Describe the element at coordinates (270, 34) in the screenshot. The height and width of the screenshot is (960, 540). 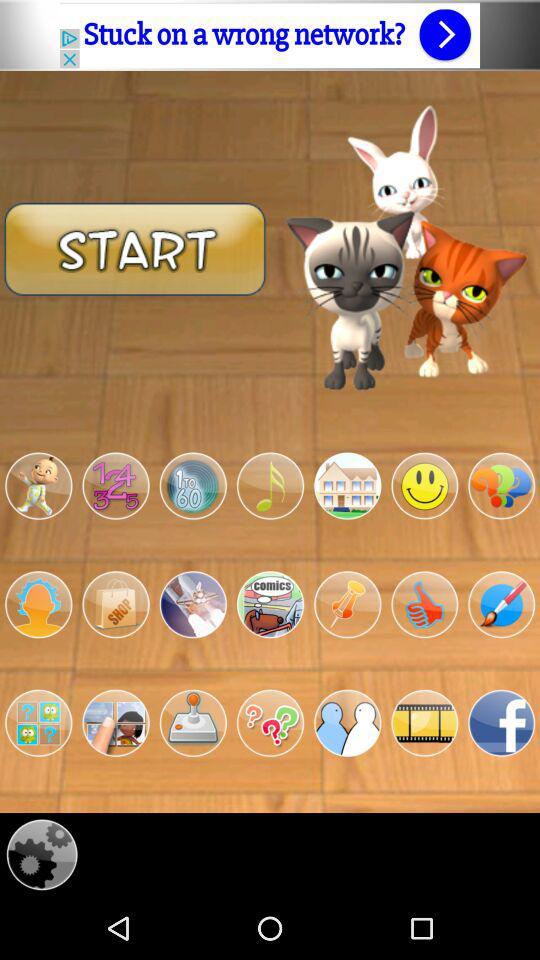
I see `advertisement` at that location.